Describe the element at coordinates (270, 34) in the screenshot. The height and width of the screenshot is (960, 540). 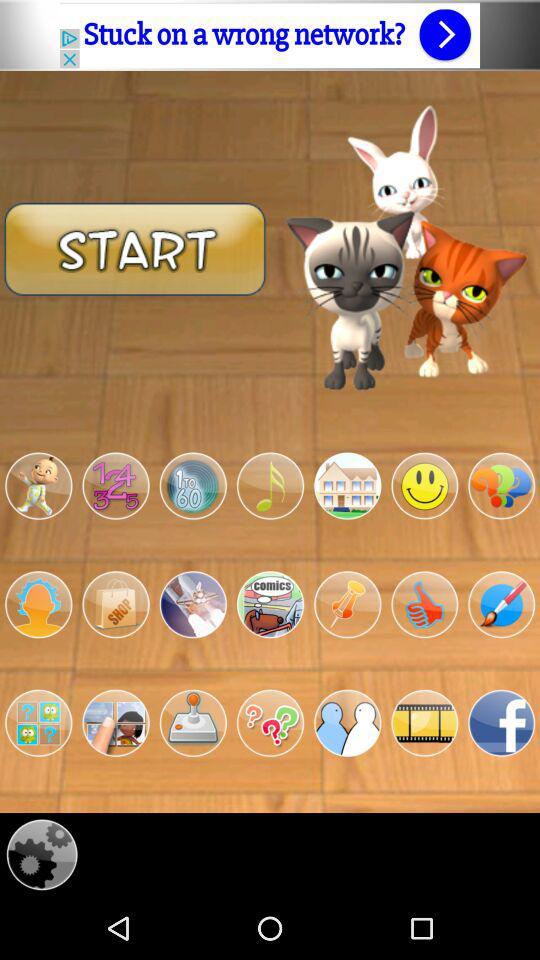
I see `advertisement` at that location.